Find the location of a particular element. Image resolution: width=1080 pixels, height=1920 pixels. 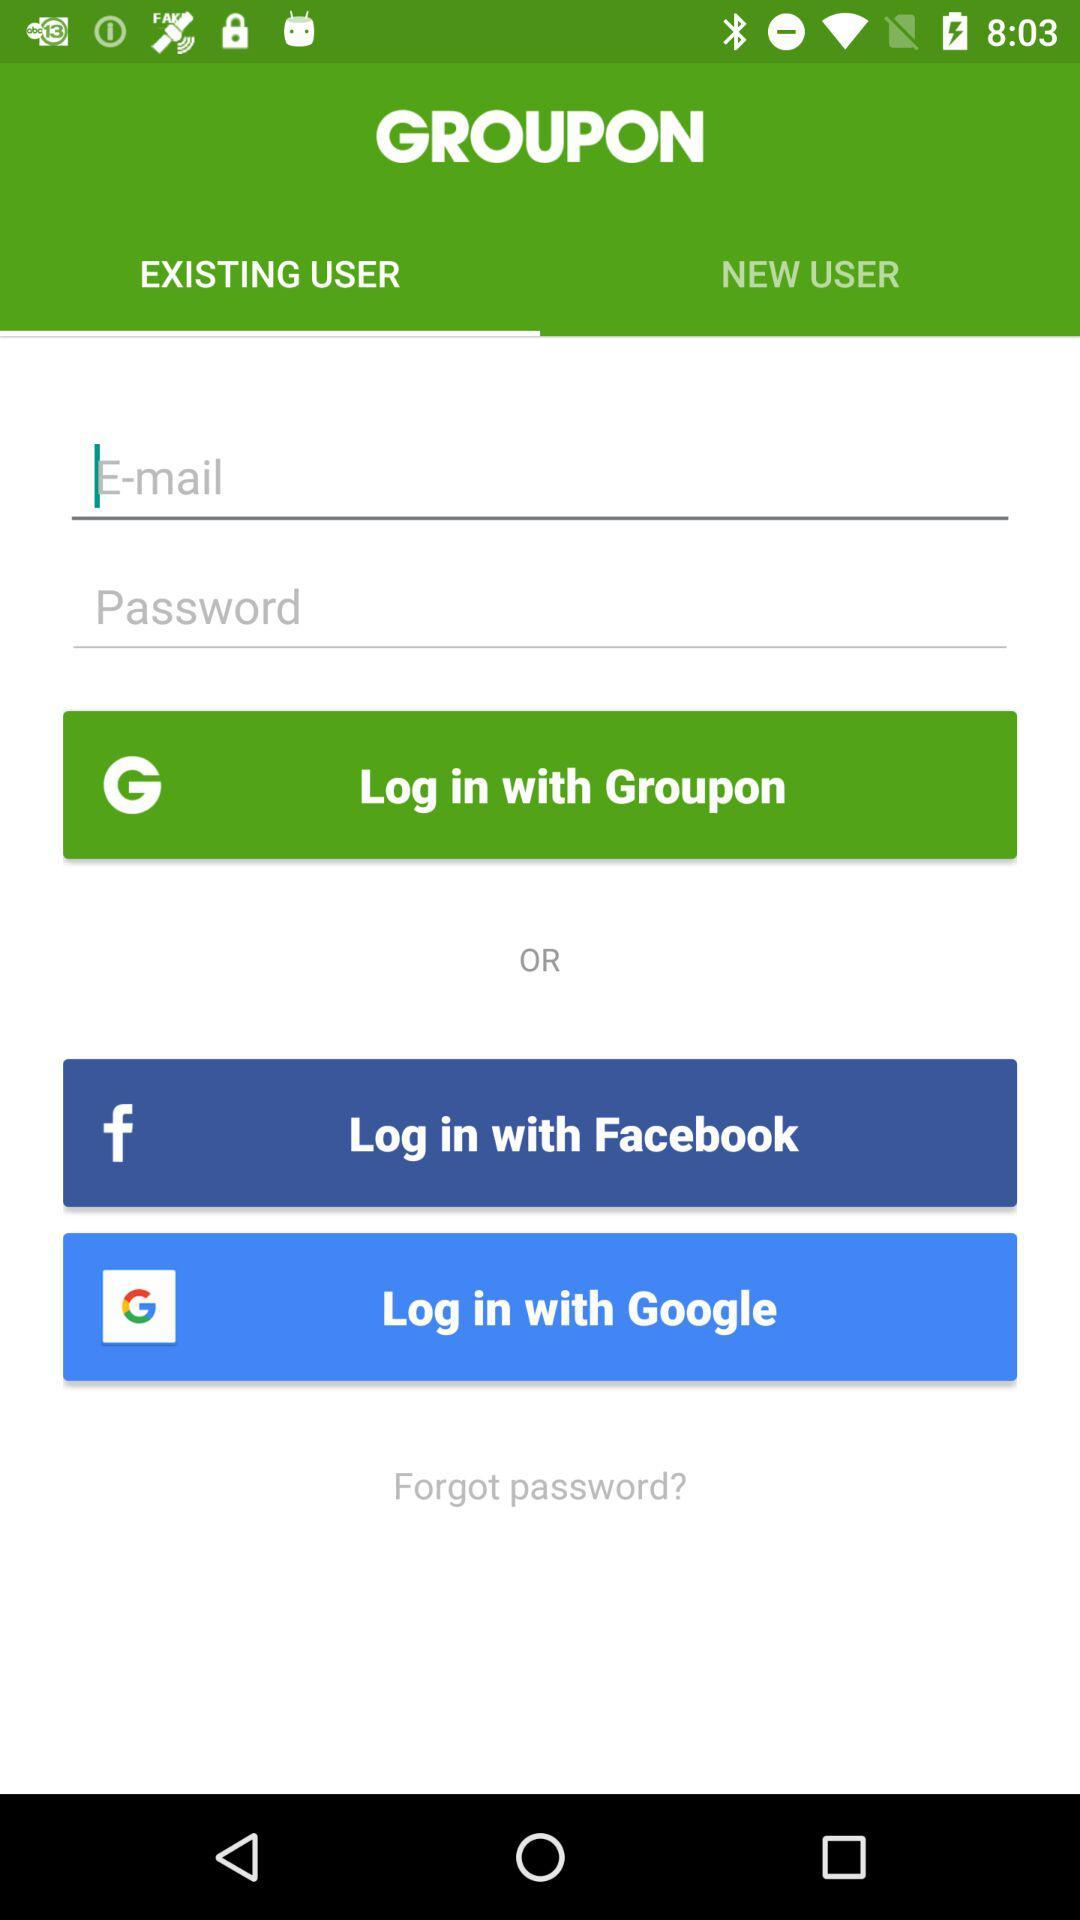

your email is located at coordinates (540, 475).